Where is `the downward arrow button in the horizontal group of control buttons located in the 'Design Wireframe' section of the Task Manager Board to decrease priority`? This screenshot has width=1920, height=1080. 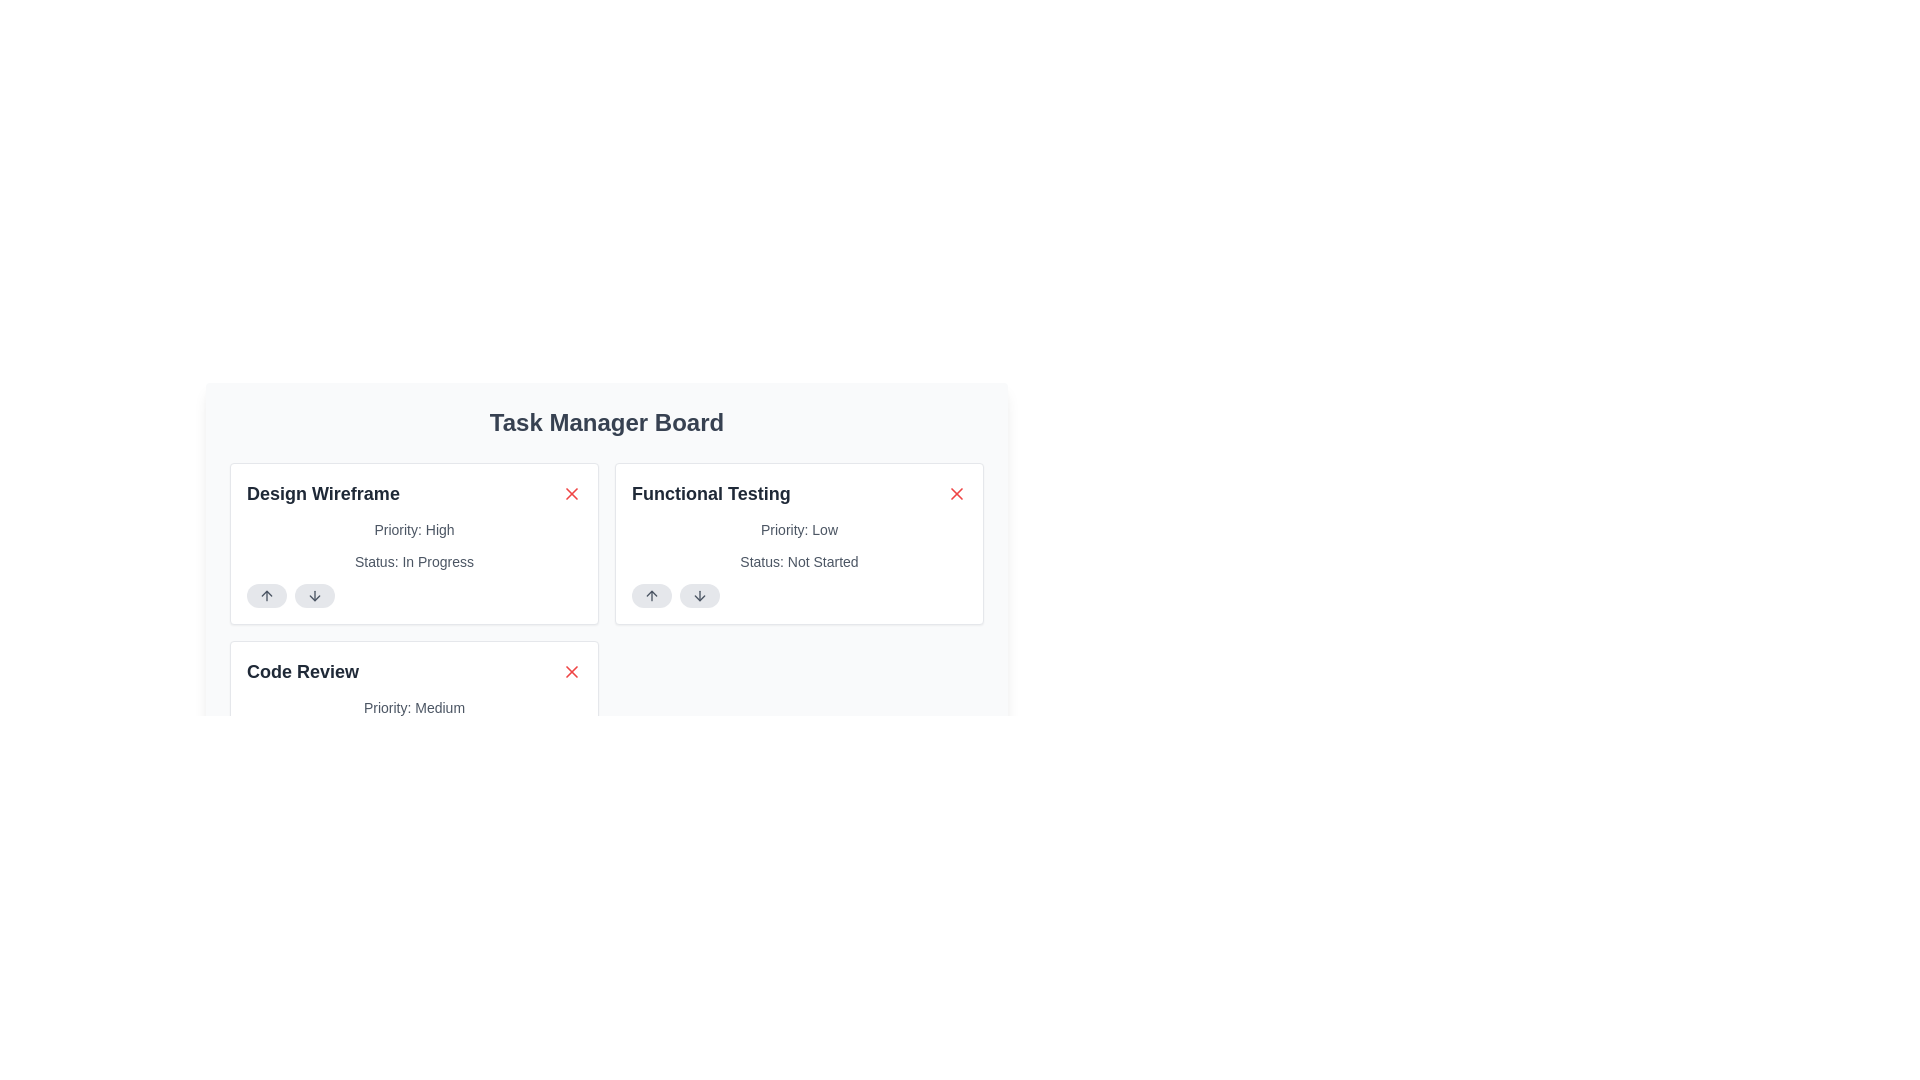 the downward arrow button in the horizontal group of control buttons located in the 'Design Wireframe' section of the Task Manager Board to decrease priority is located at coordinates (413, 595).